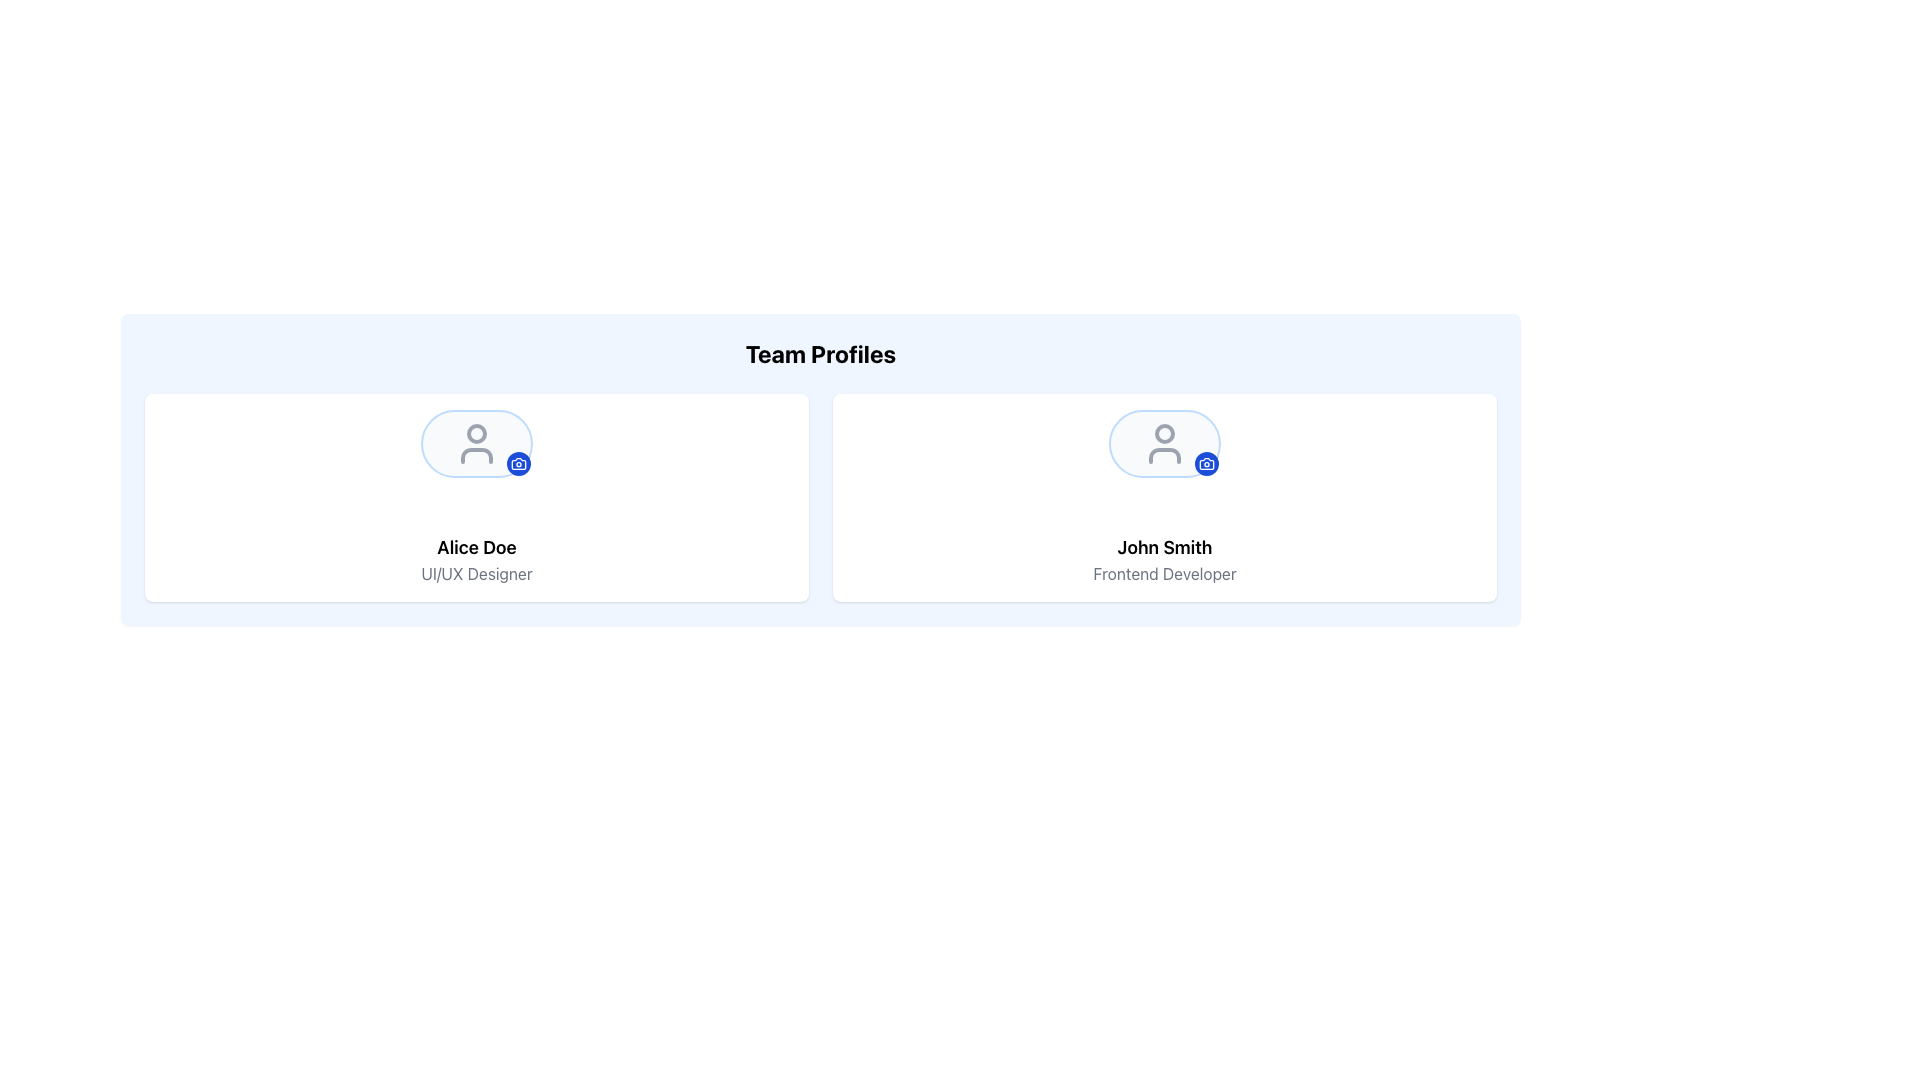 This screenshot has width=1920, height=1080. What do you see at coordinates (1165, 442) in the screenshot?
I see `the camera icon overlay on the circular profile picture placeholder for 'John Smith' in the 'Team Profiles' section to upload a photo` at bounding box center [1165, 442].